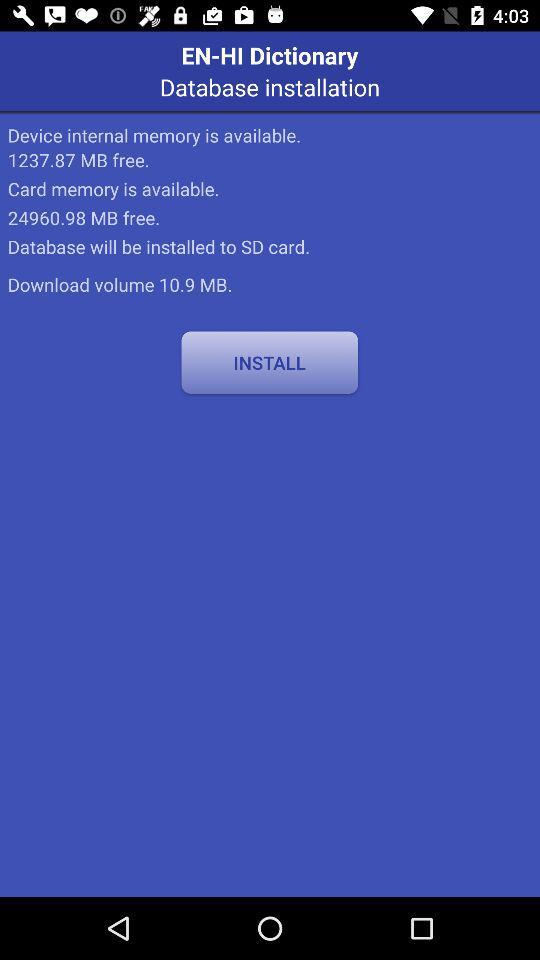  What do you see at coordinates (269, 361) in the screenshot?
I see `icon at the center` at bounding box center [269, 361].